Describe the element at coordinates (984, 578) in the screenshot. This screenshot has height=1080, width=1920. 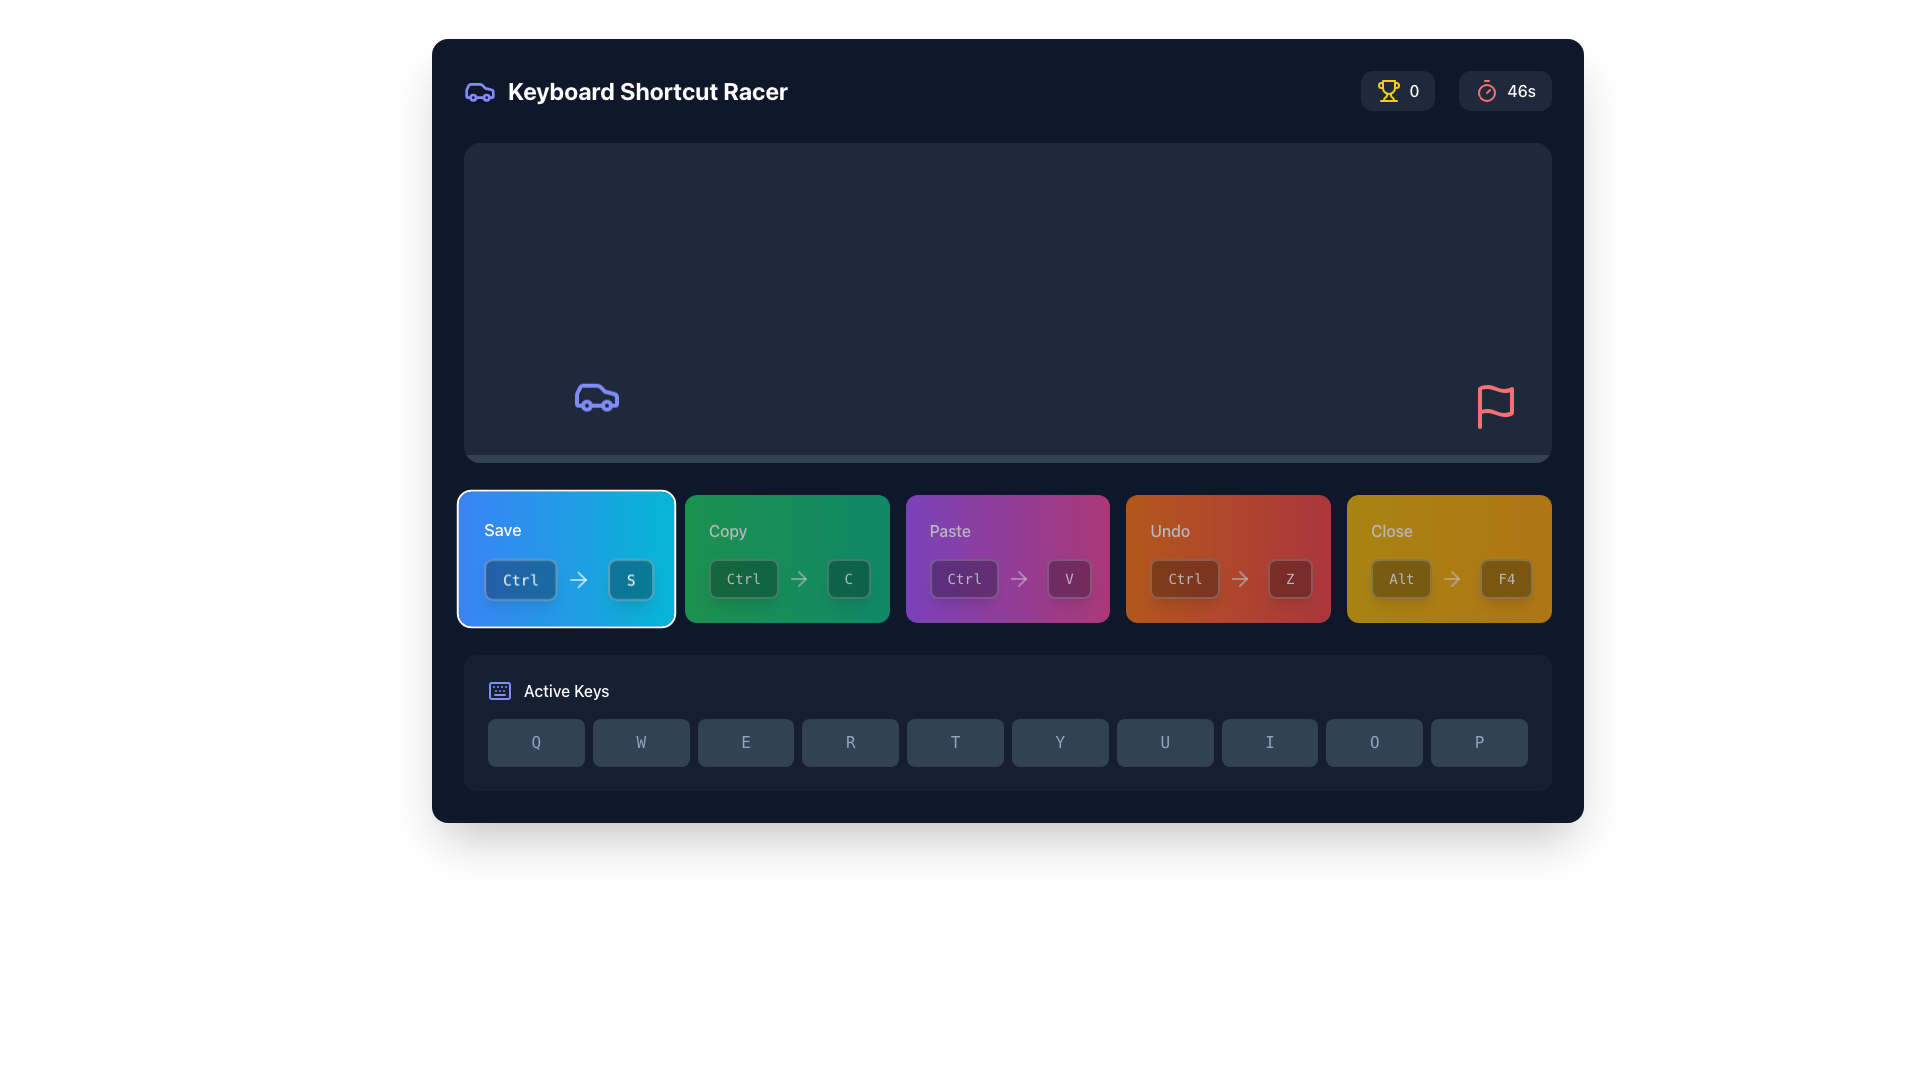
I see `the 'Ctrl' button-like component` at that location.